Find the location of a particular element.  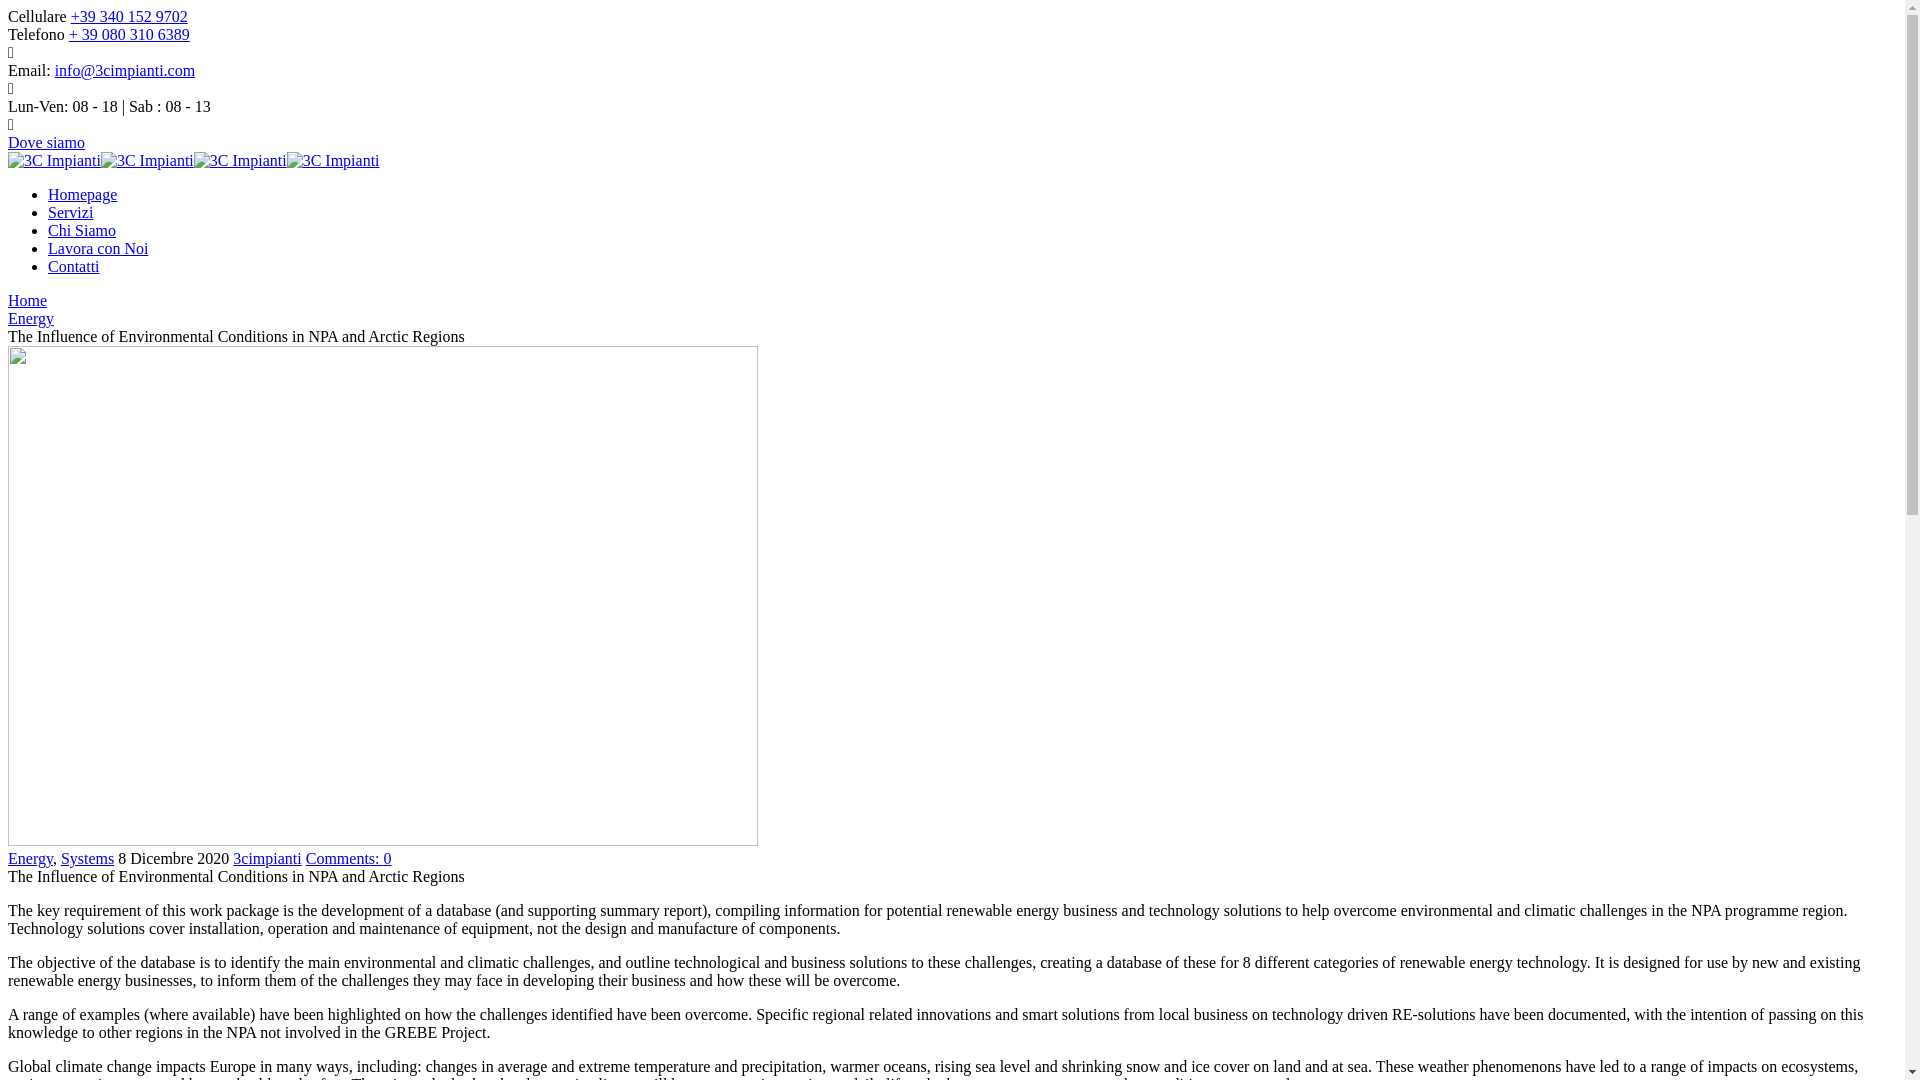

'Lavora con Noi' is located at coordinates (96, 247).